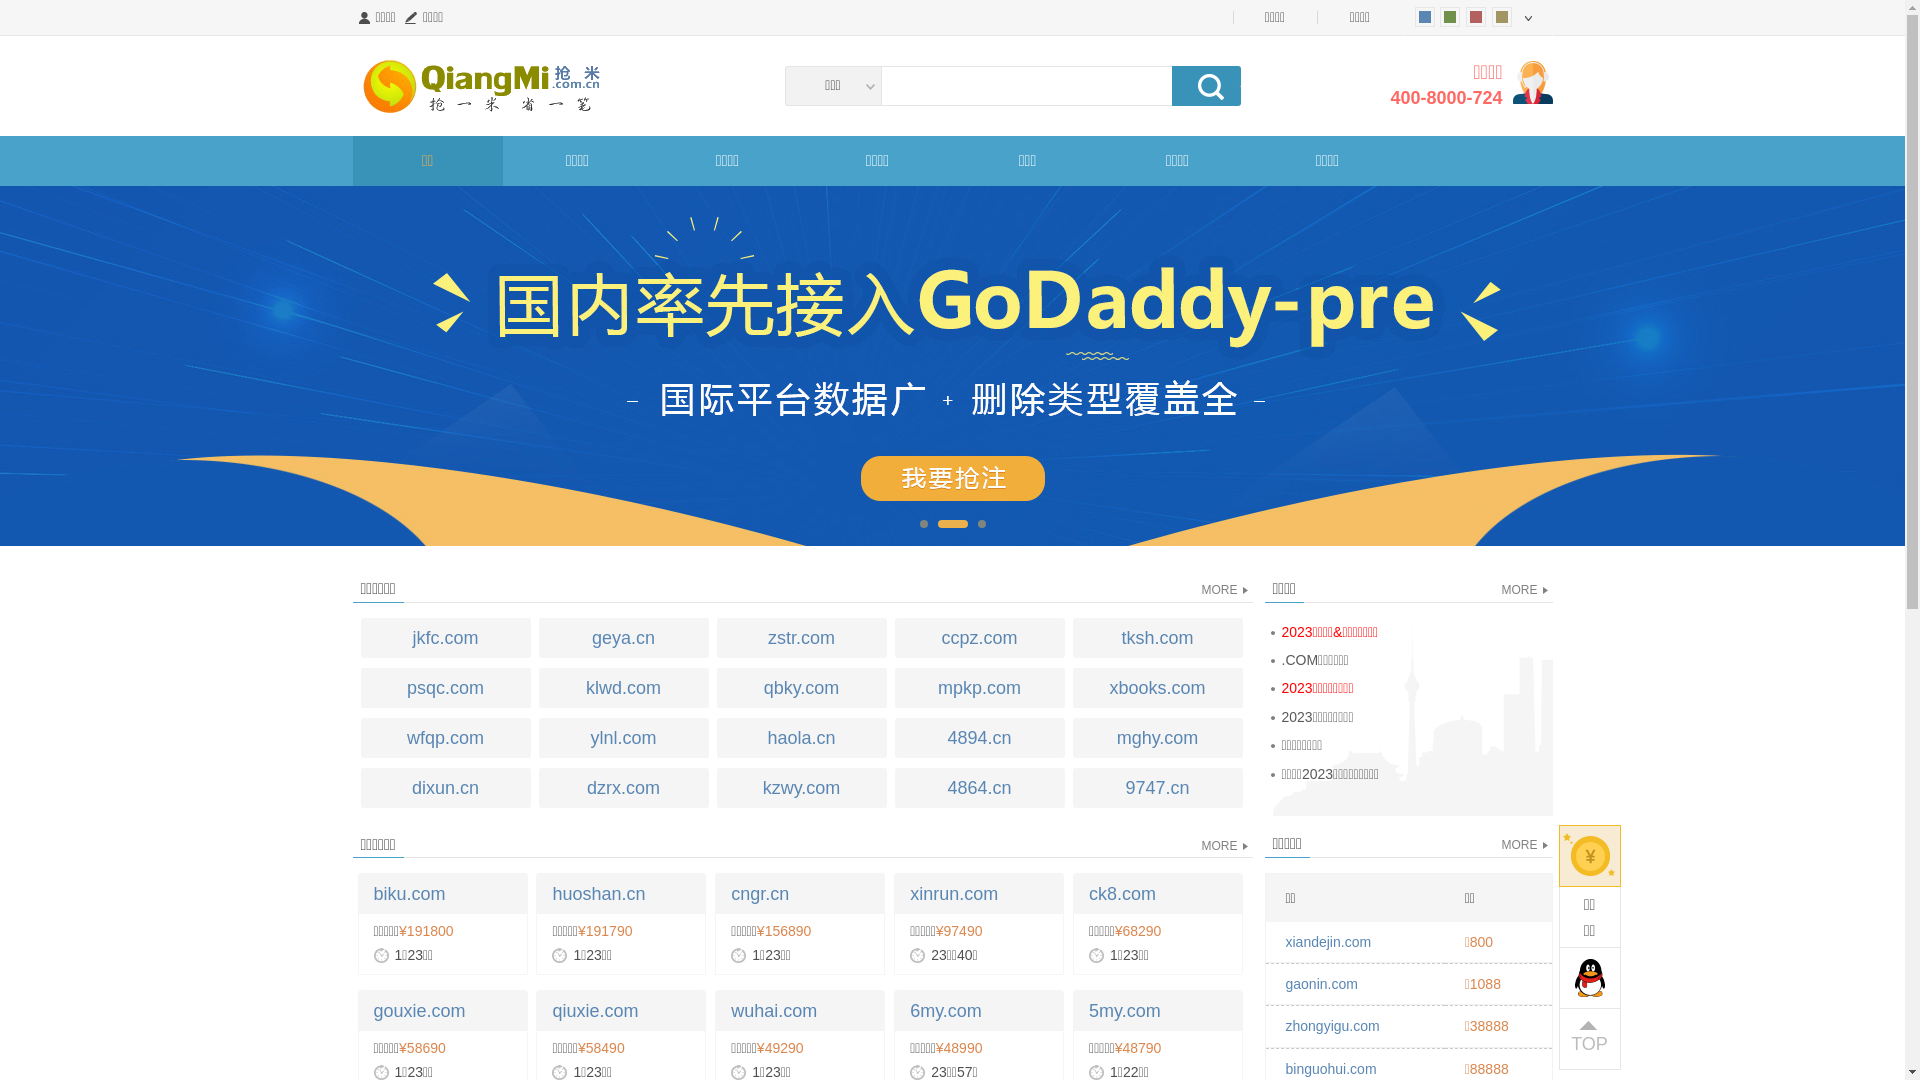  Describe the element at coordinates (1070, 637) in the screenshot. I see `'tksh.com'` at that location.